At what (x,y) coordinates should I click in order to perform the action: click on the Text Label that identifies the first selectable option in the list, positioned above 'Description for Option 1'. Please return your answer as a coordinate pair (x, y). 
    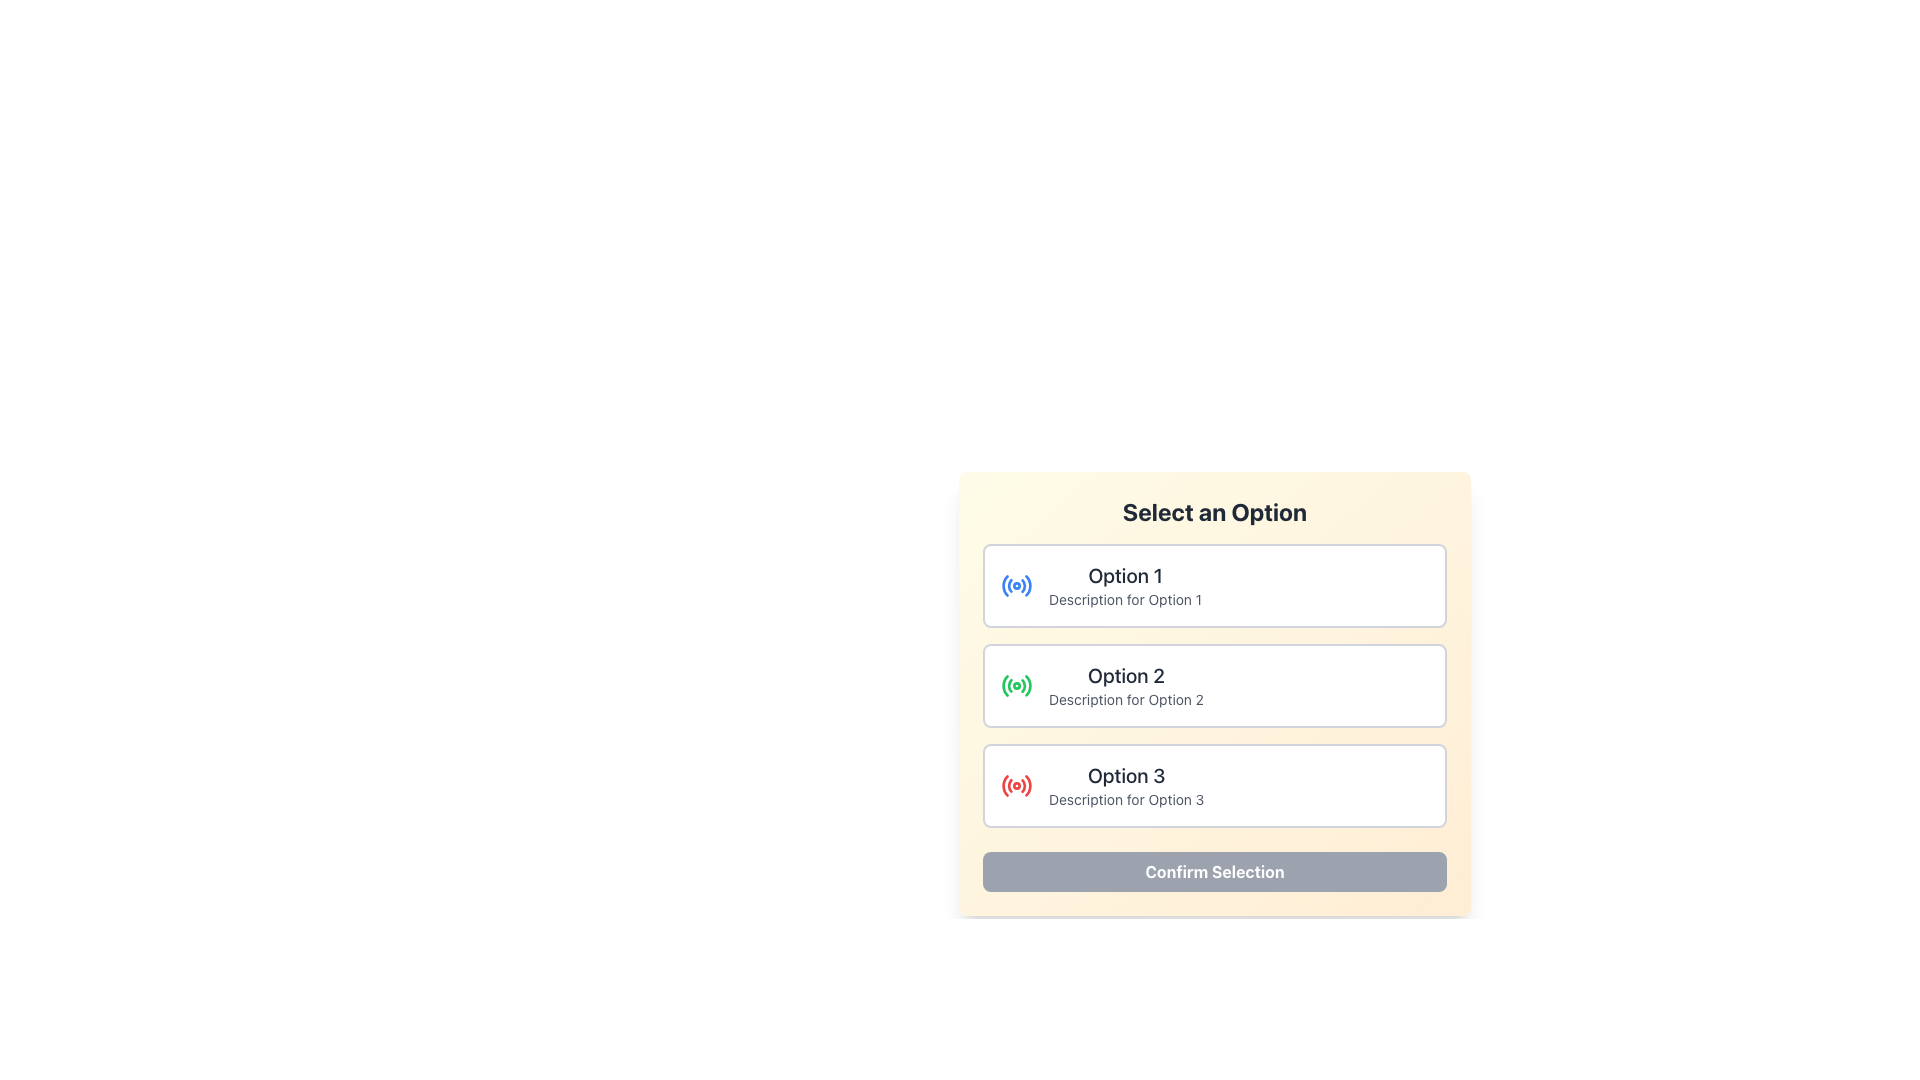
    Looking at the image, I should click on (1125, 575).